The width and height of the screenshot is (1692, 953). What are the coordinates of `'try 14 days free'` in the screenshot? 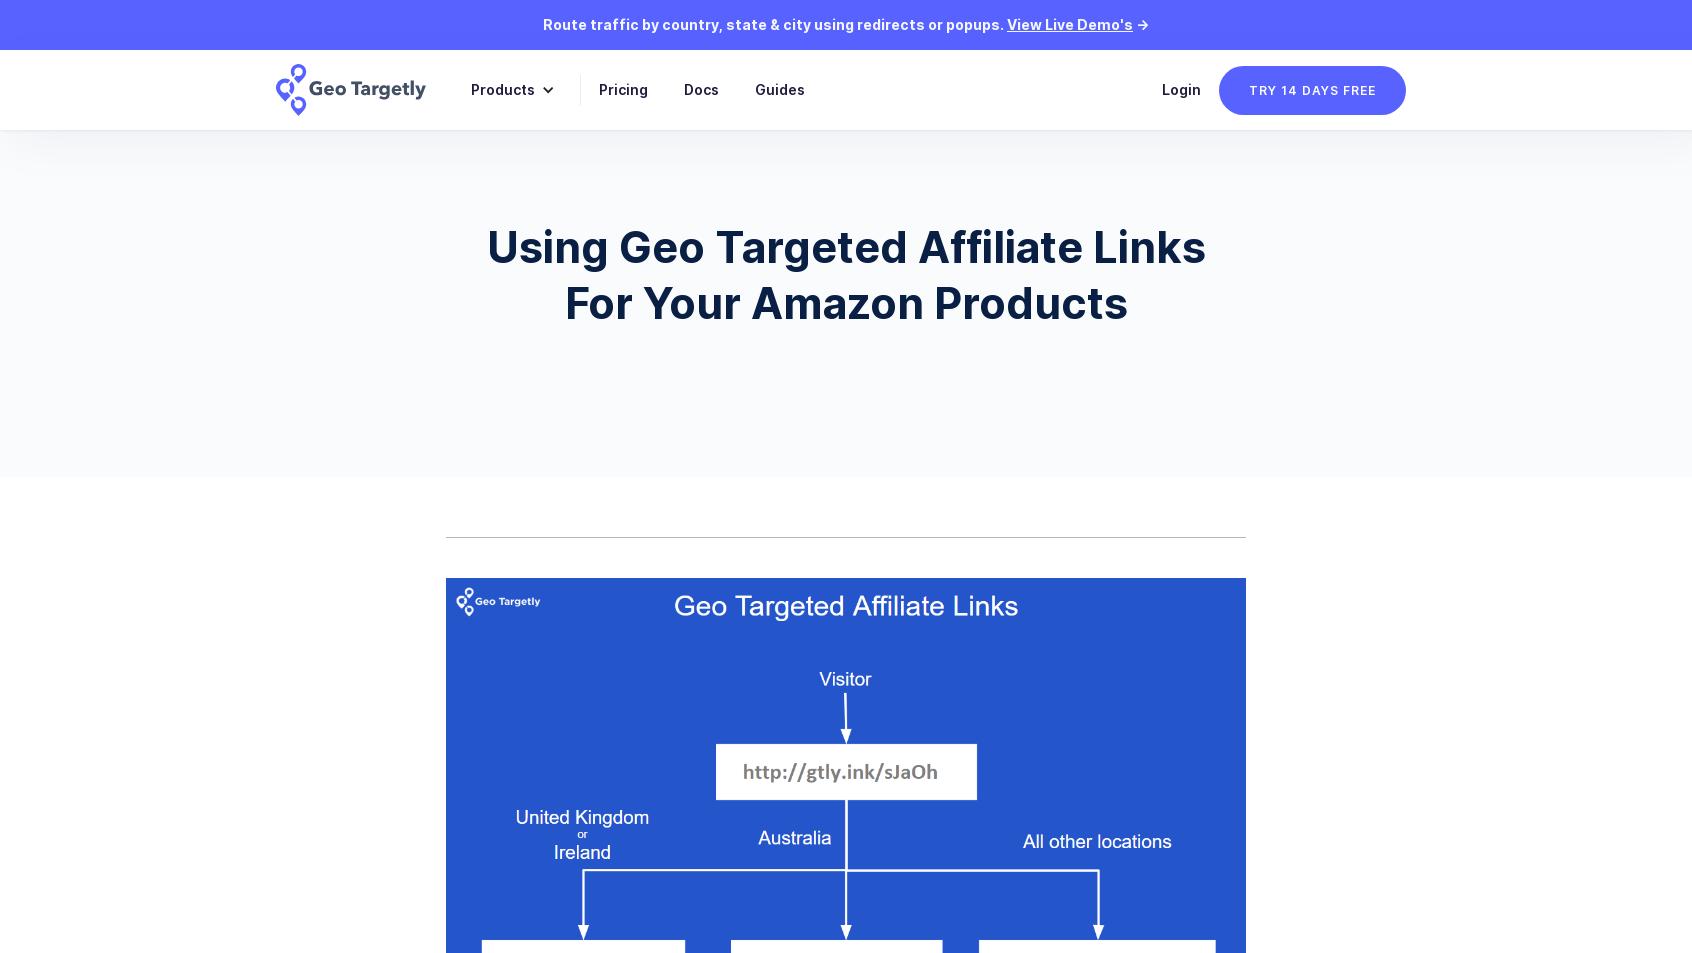 It's located at (1249, 88).